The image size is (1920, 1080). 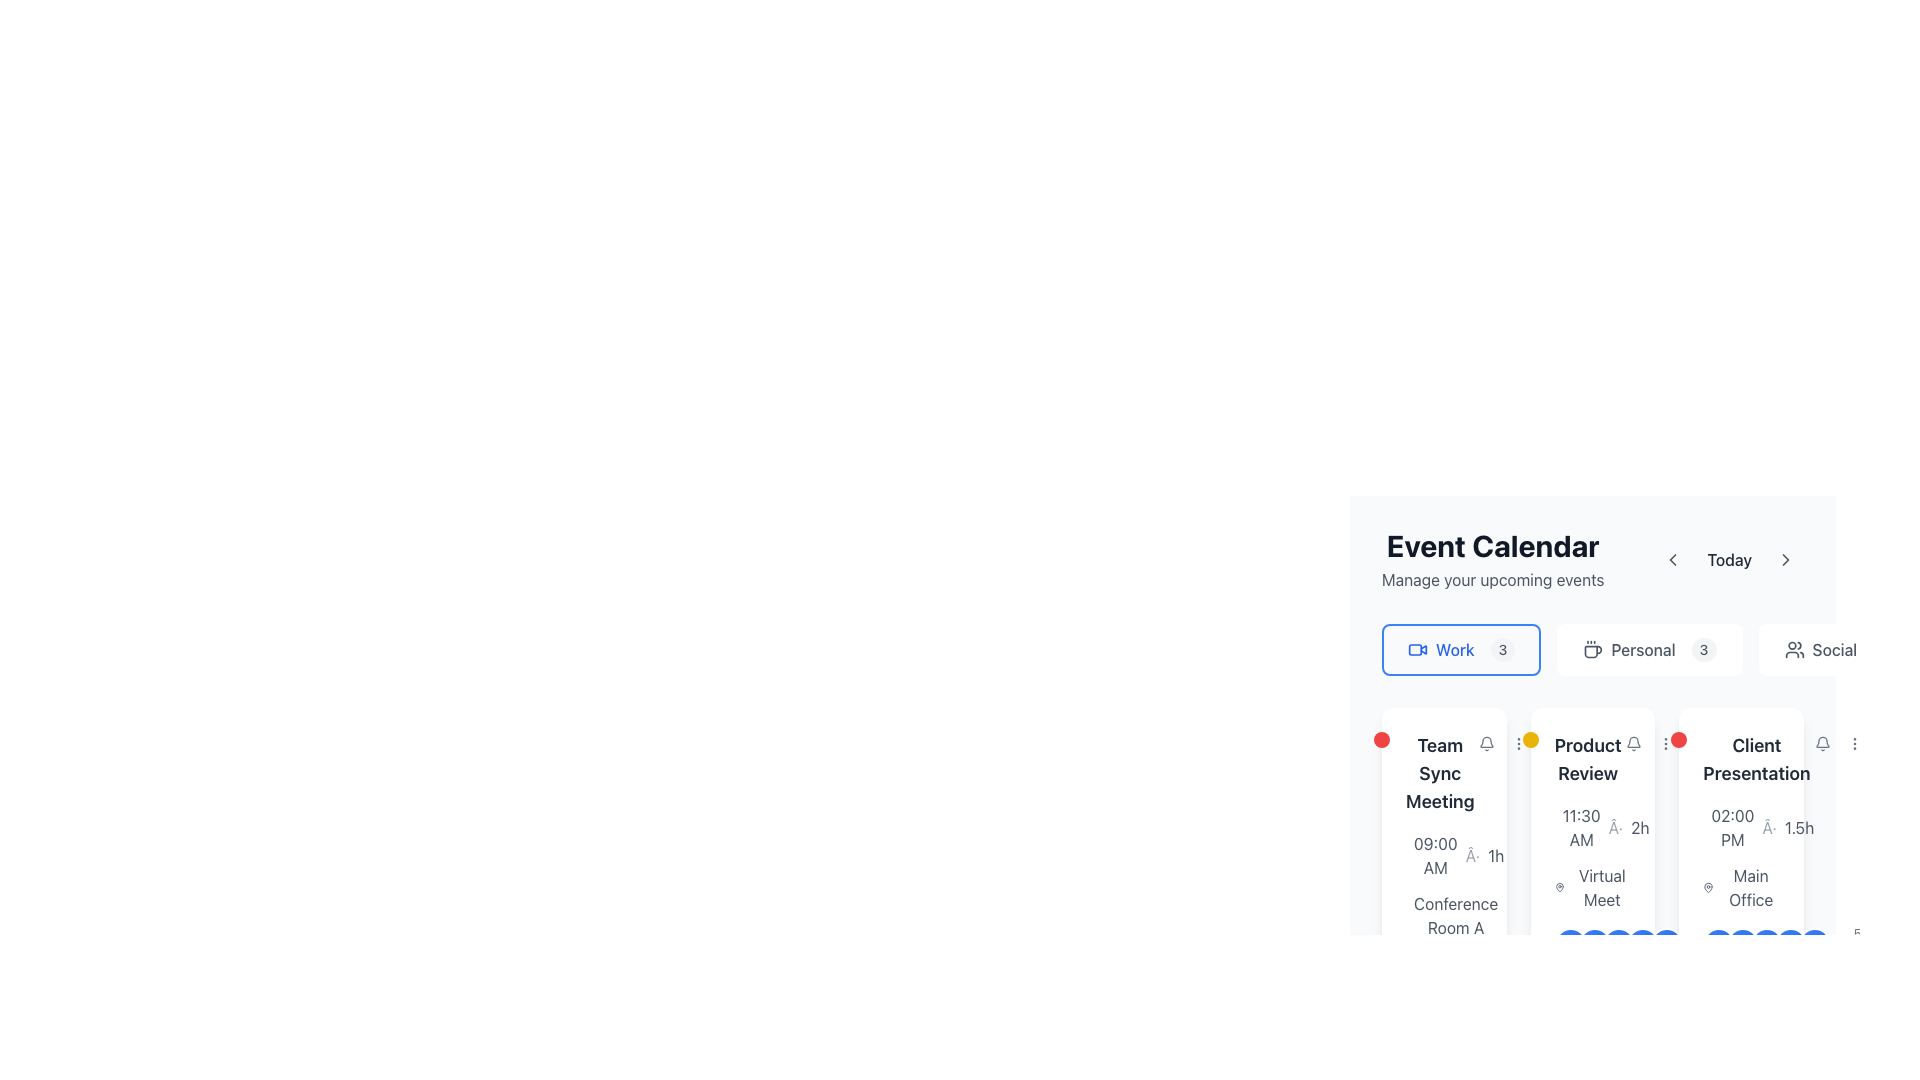 What do you see at coordinates (1630, 944) in the screenshot?
I see `the row of rounded blue avatars with white borders` at bounding box center [1630, 944].